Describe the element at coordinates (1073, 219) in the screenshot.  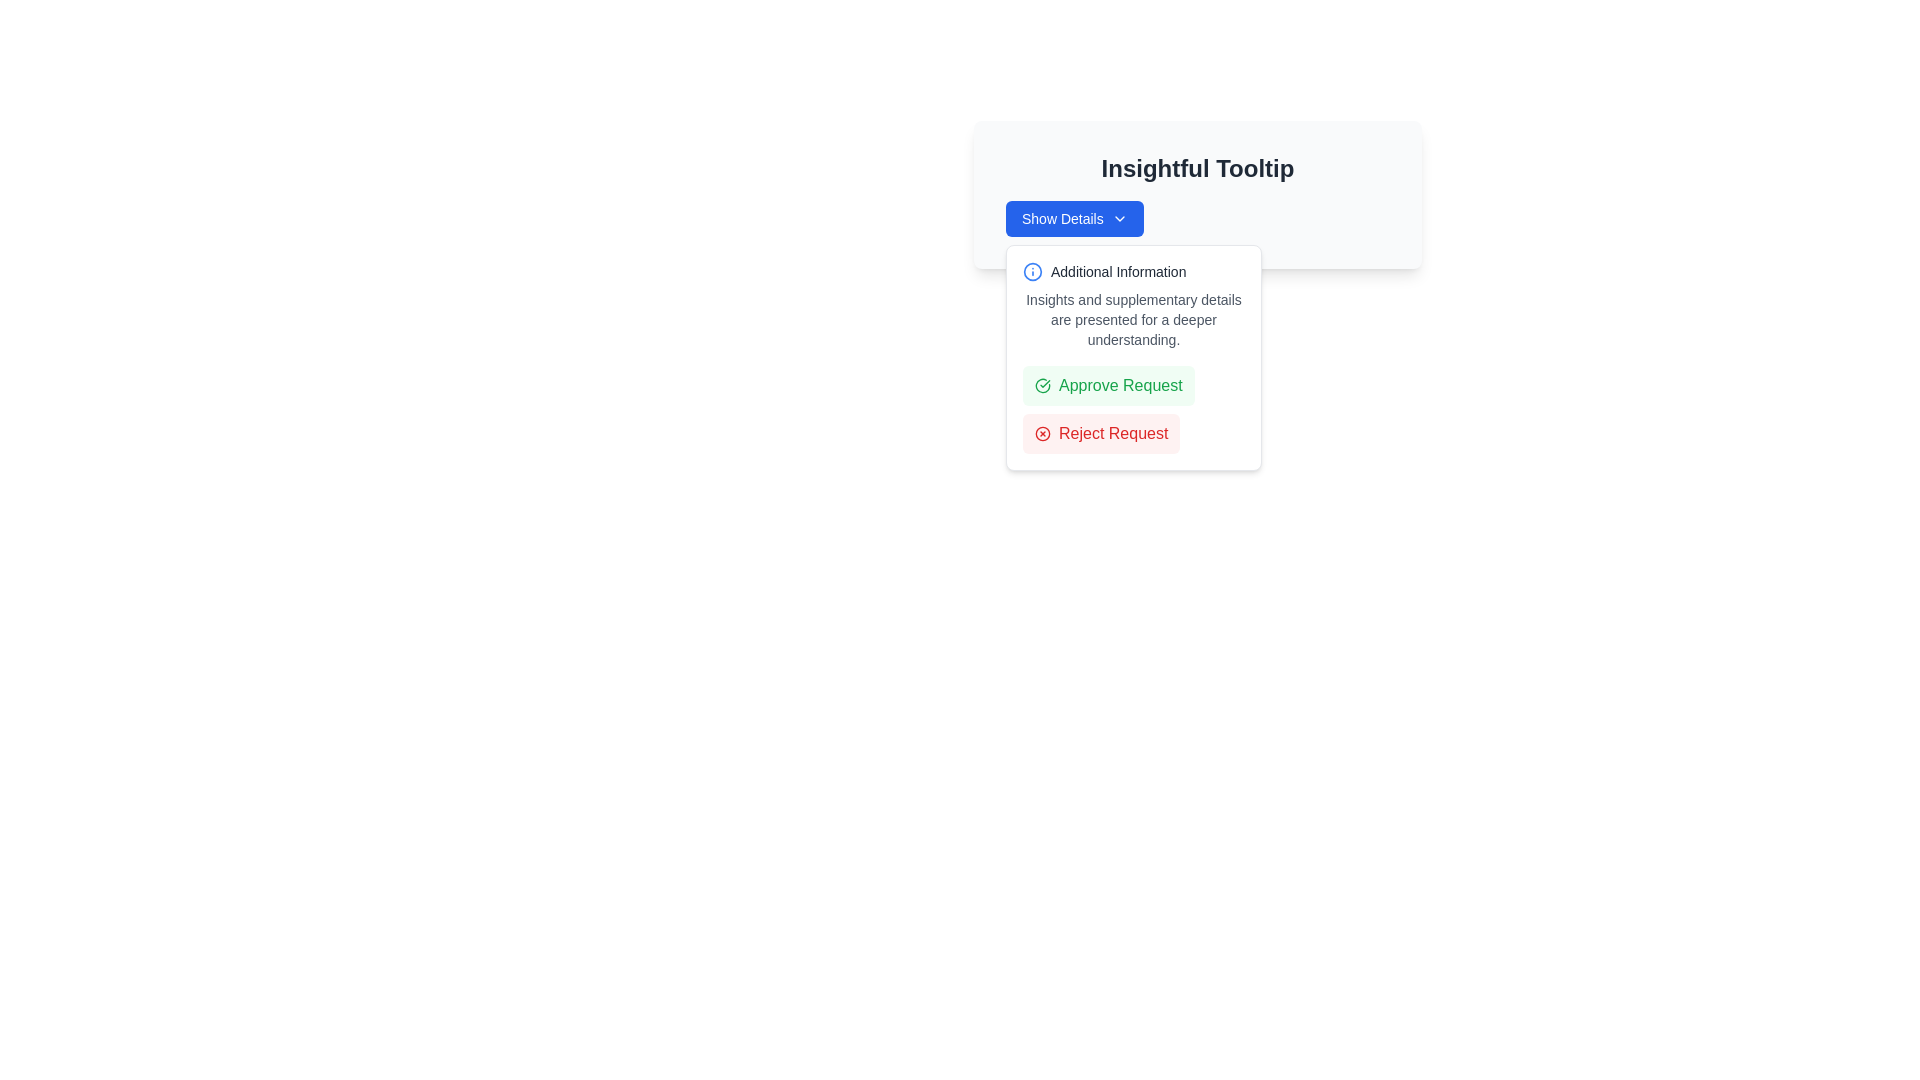
I see `the toggle button located in the top left quadrant of the interface to trigger hover effects, revealing additional options below` at that location.